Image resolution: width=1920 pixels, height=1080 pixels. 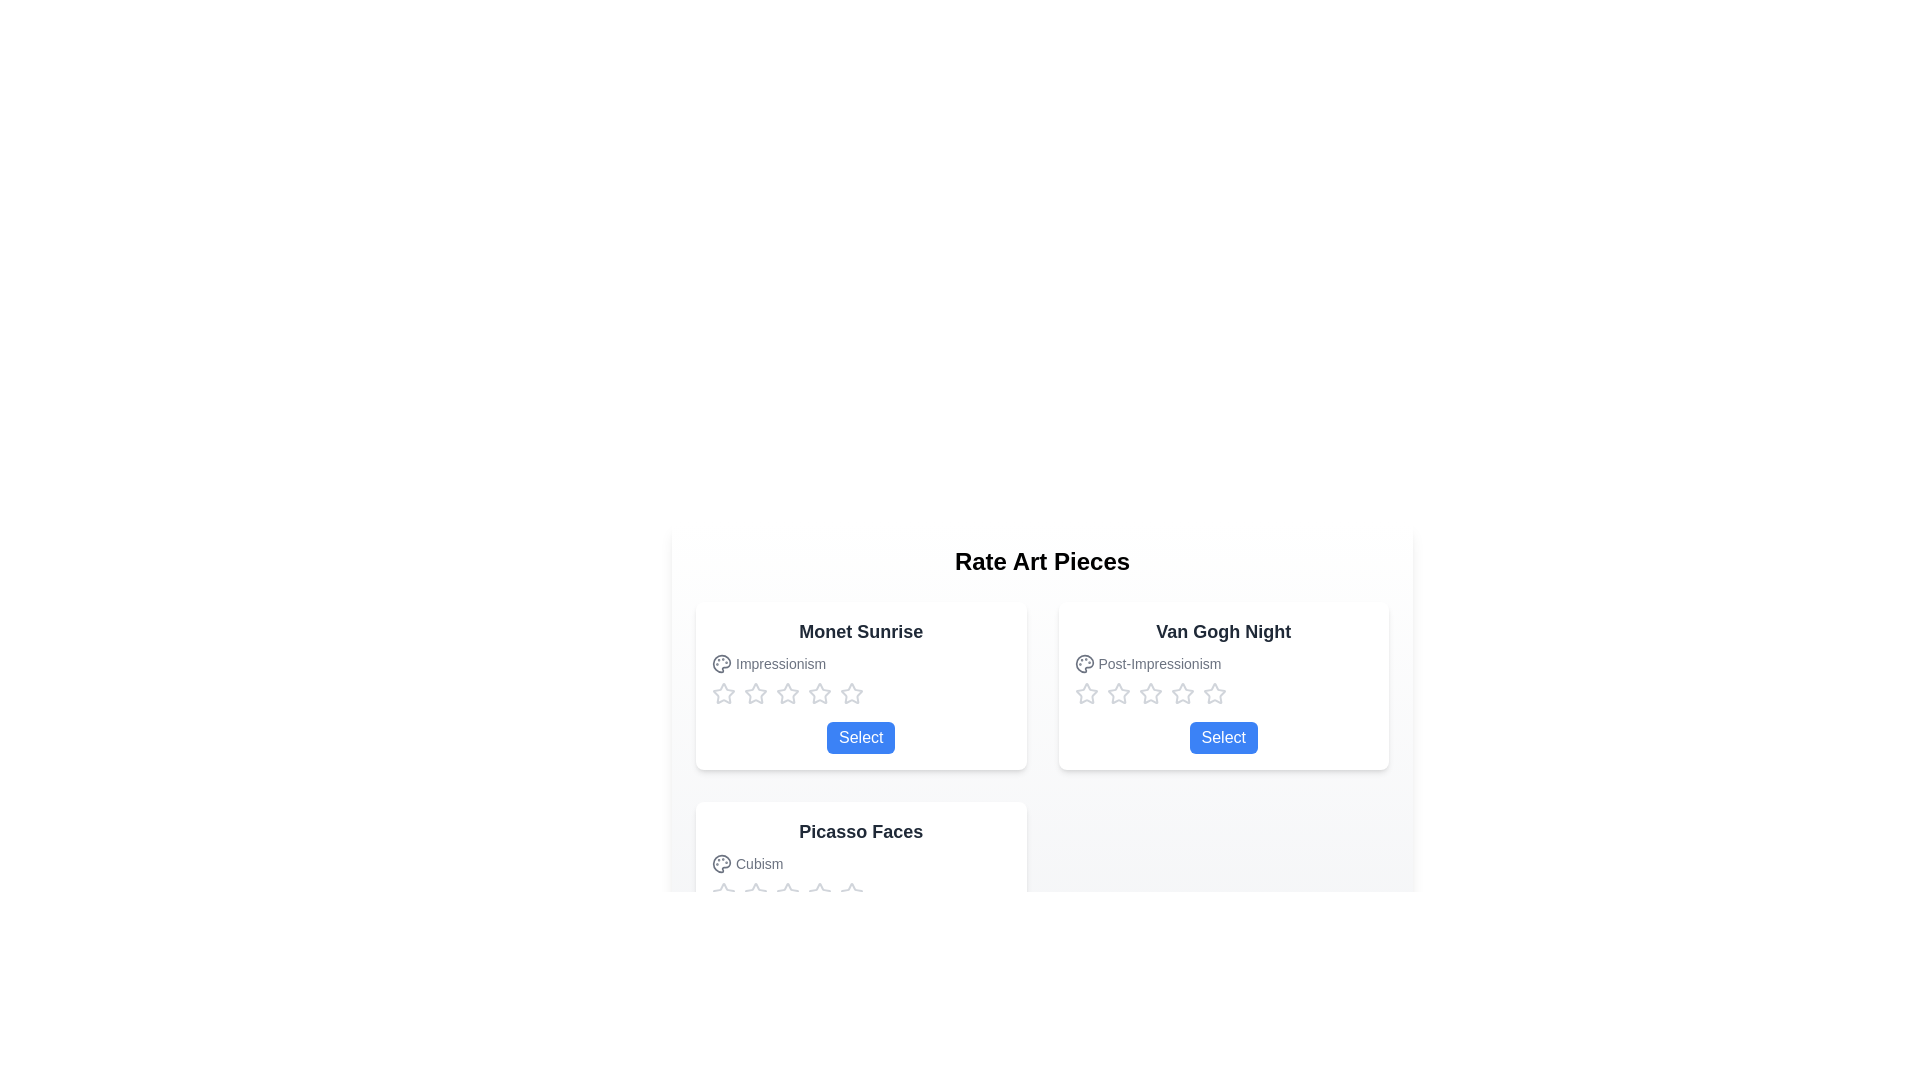 What do you see at coordinates (820, 693) in the screenshot?
I see `the fifth rating star below the title 'Monet Sunrise' and subtitle 'Impressionism'` at bounding box center [820, 693].